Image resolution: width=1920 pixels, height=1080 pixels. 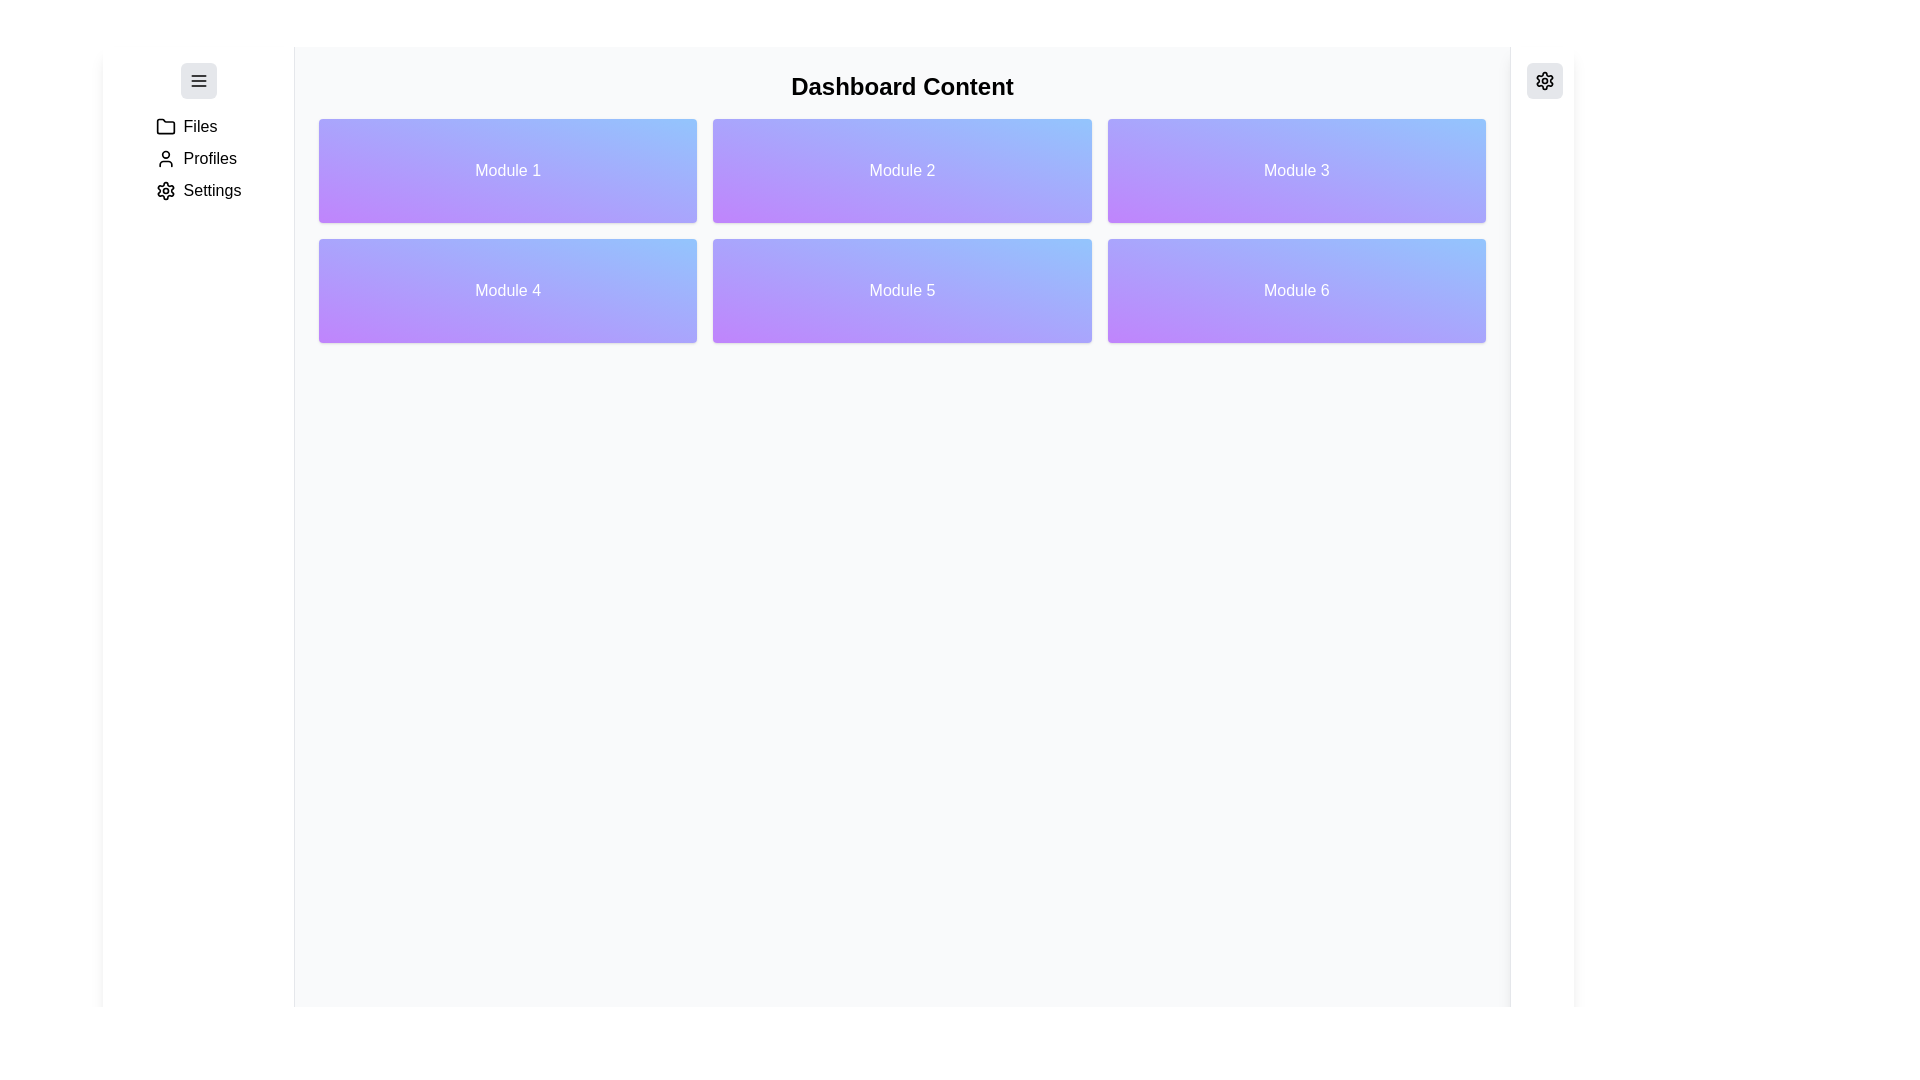 I want to click on the Menu Icon, which resembles three horizontal lines arranged vertically and is positioned in the navigation pane on the left-hand side, near the top of the vertical menu layout, so click(x=198, y=80).